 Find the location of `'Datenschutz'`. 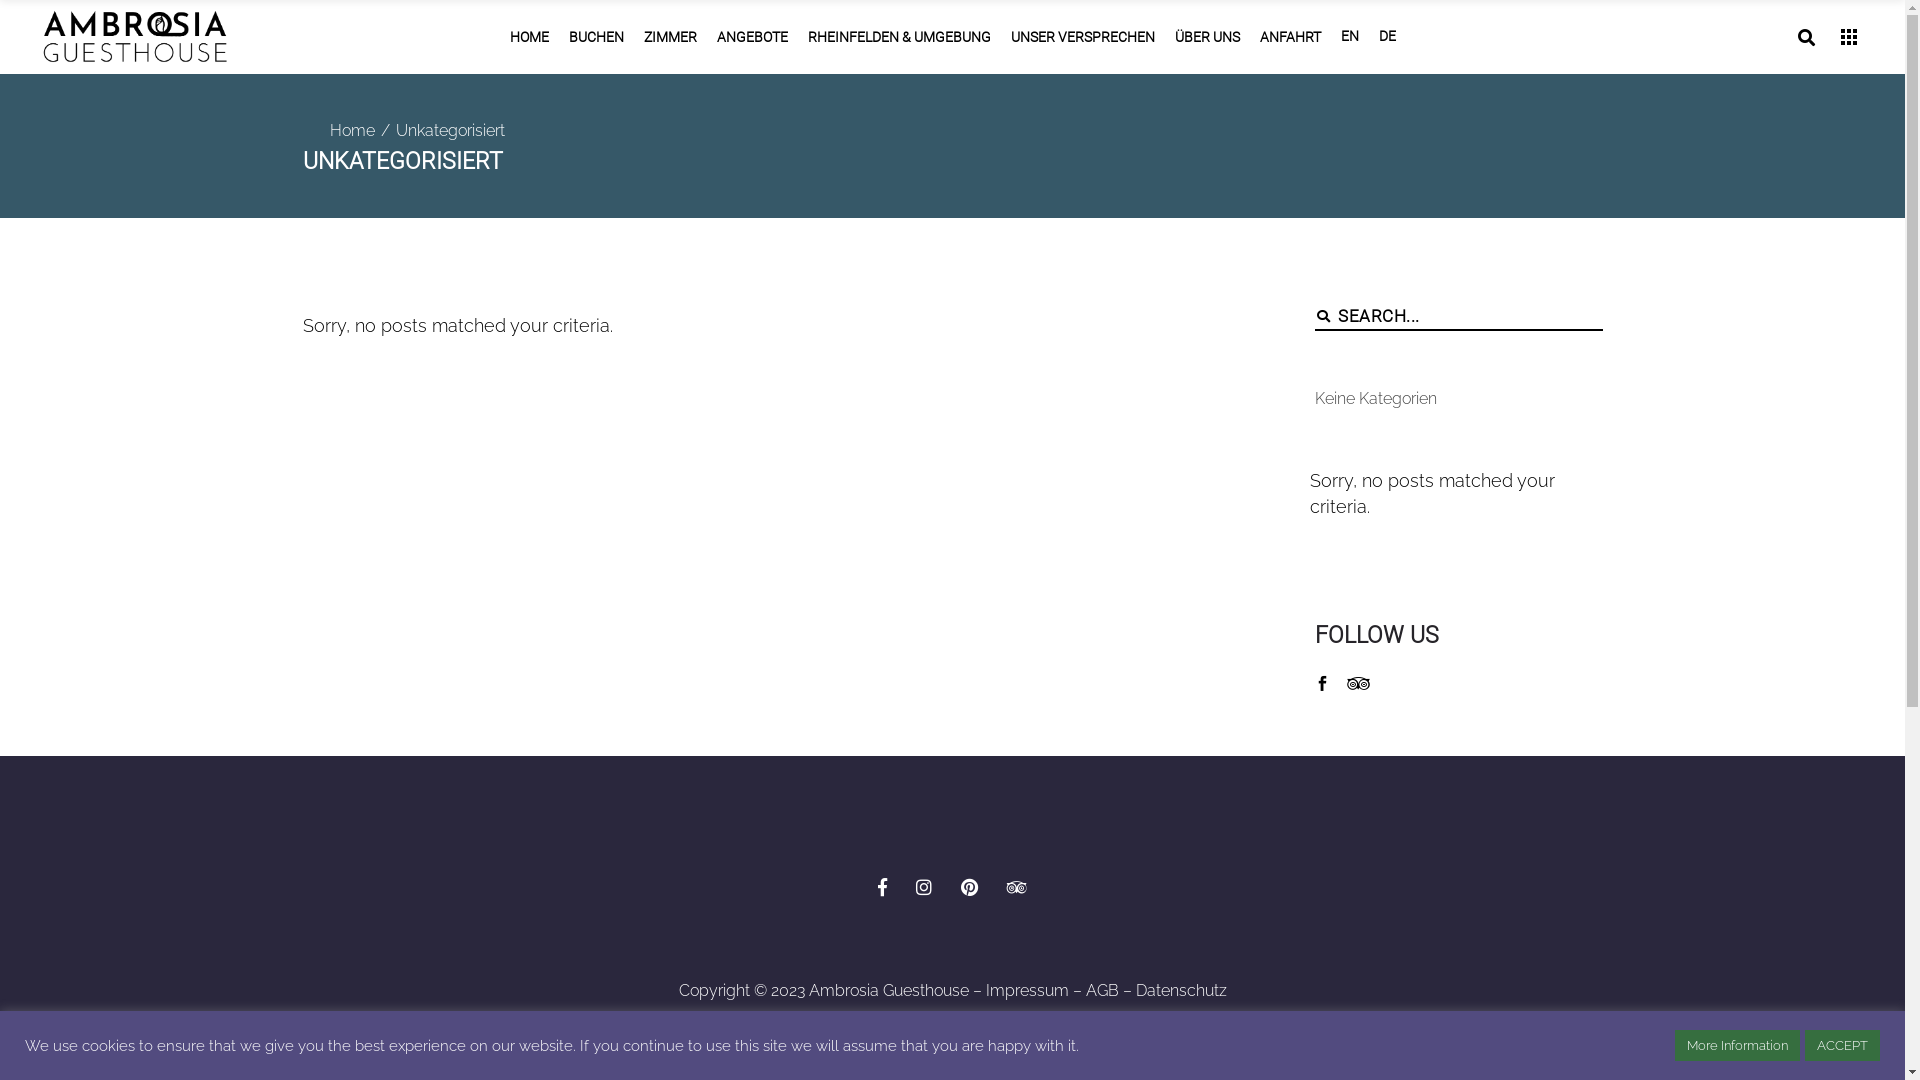

'Datenschutz' is located at coordinates (1136, 990).